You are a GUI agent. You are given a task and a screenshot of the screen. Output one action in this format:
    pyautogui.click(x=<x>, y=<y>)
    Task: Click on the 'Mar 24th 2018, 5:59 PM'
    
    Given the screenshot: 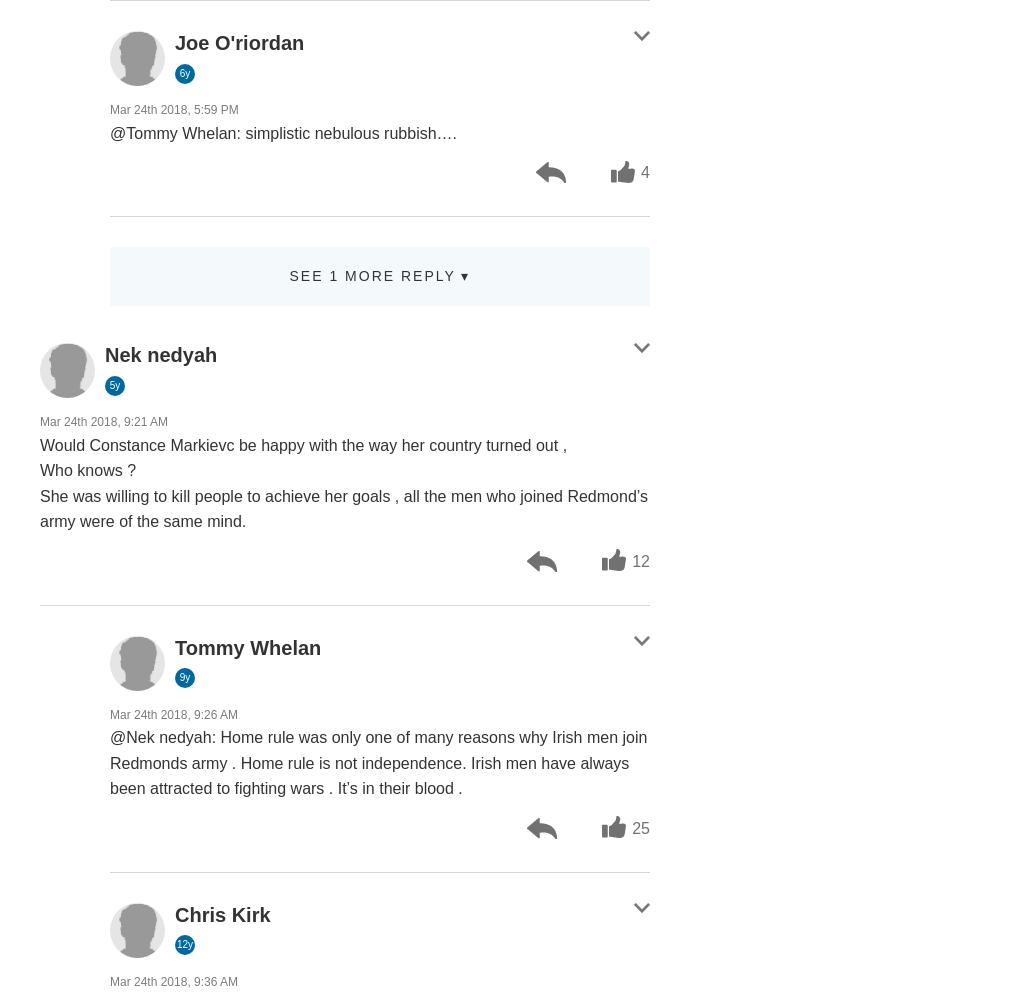 What is the action you would take?
    pyautogui.click(x=173, y=109)
    